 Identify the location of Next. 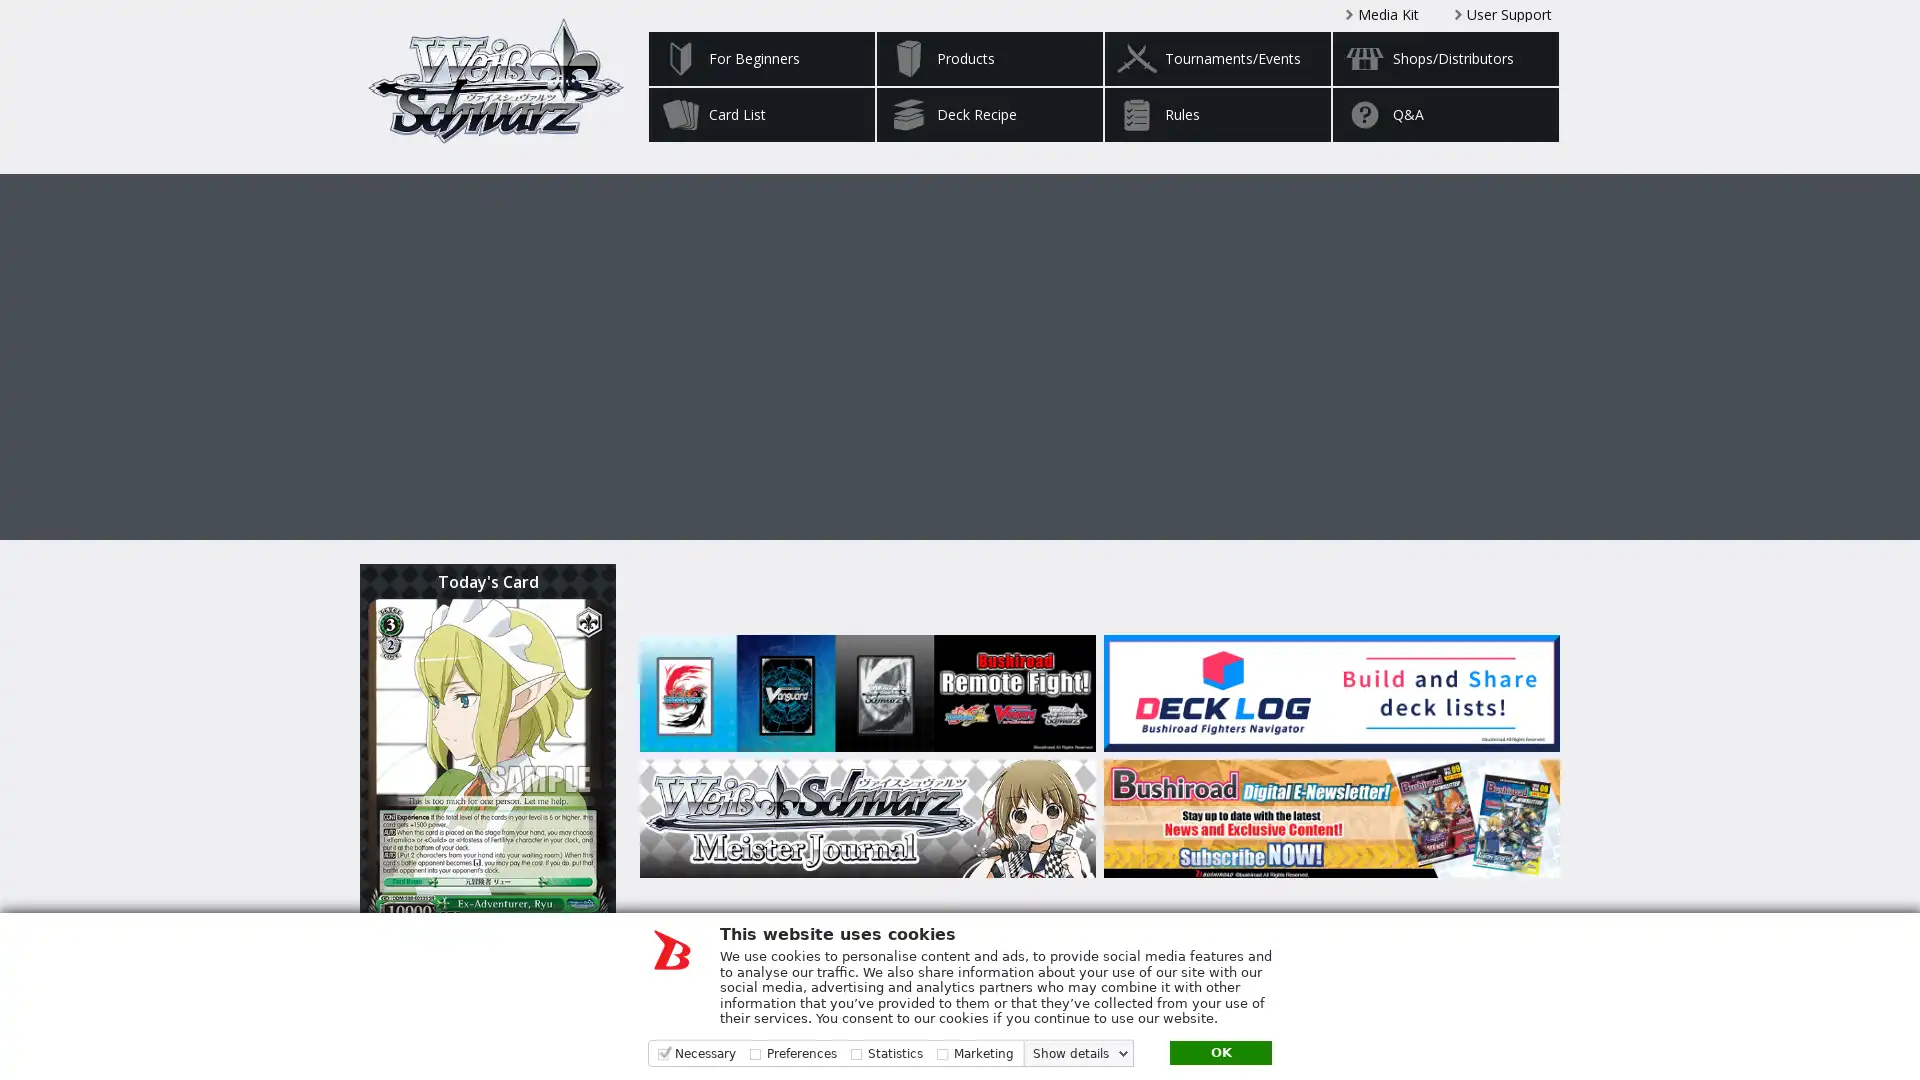
(1324, 343).